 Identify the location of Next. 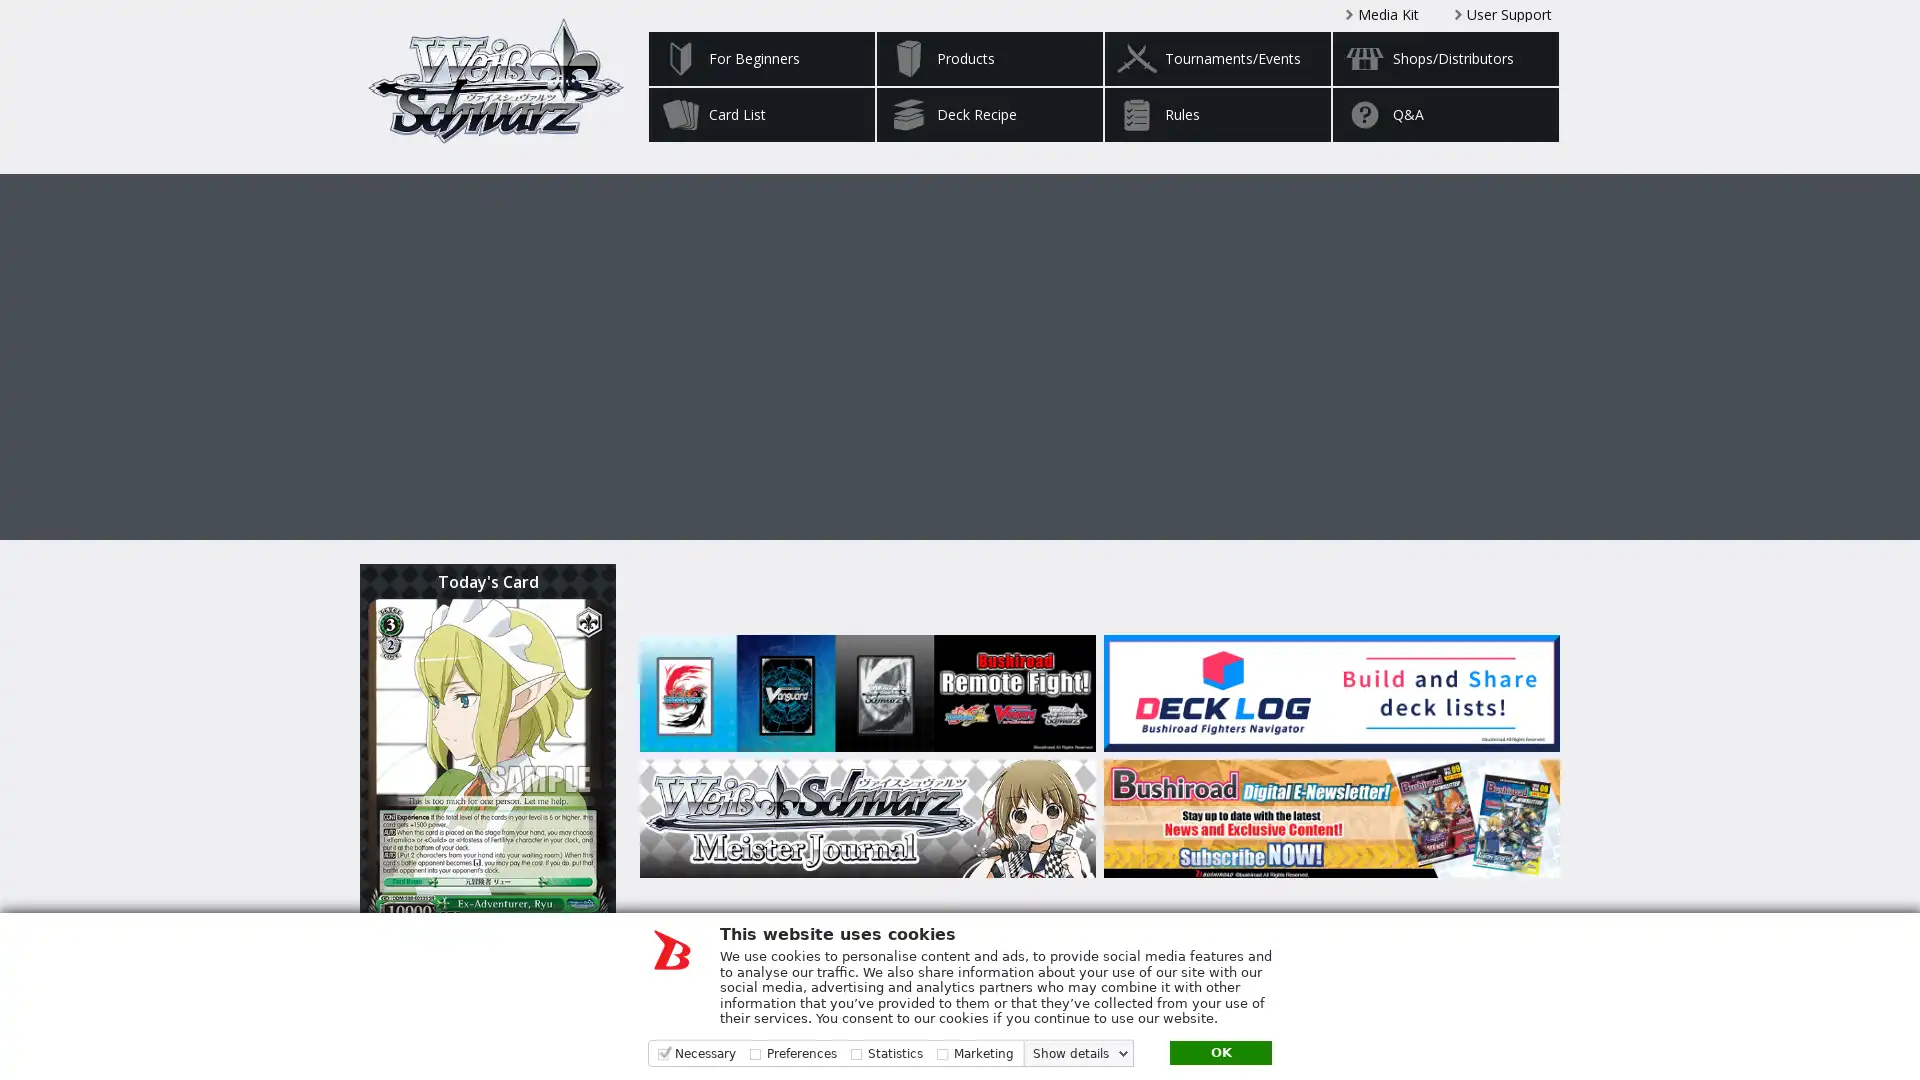
(1324, 343).